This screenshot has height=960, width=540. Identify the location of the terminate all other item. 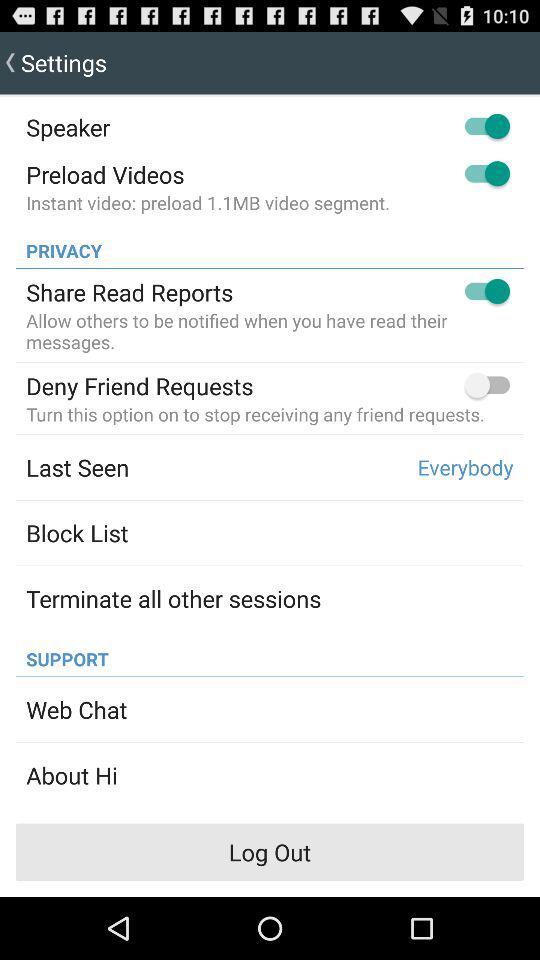
(173, 598).